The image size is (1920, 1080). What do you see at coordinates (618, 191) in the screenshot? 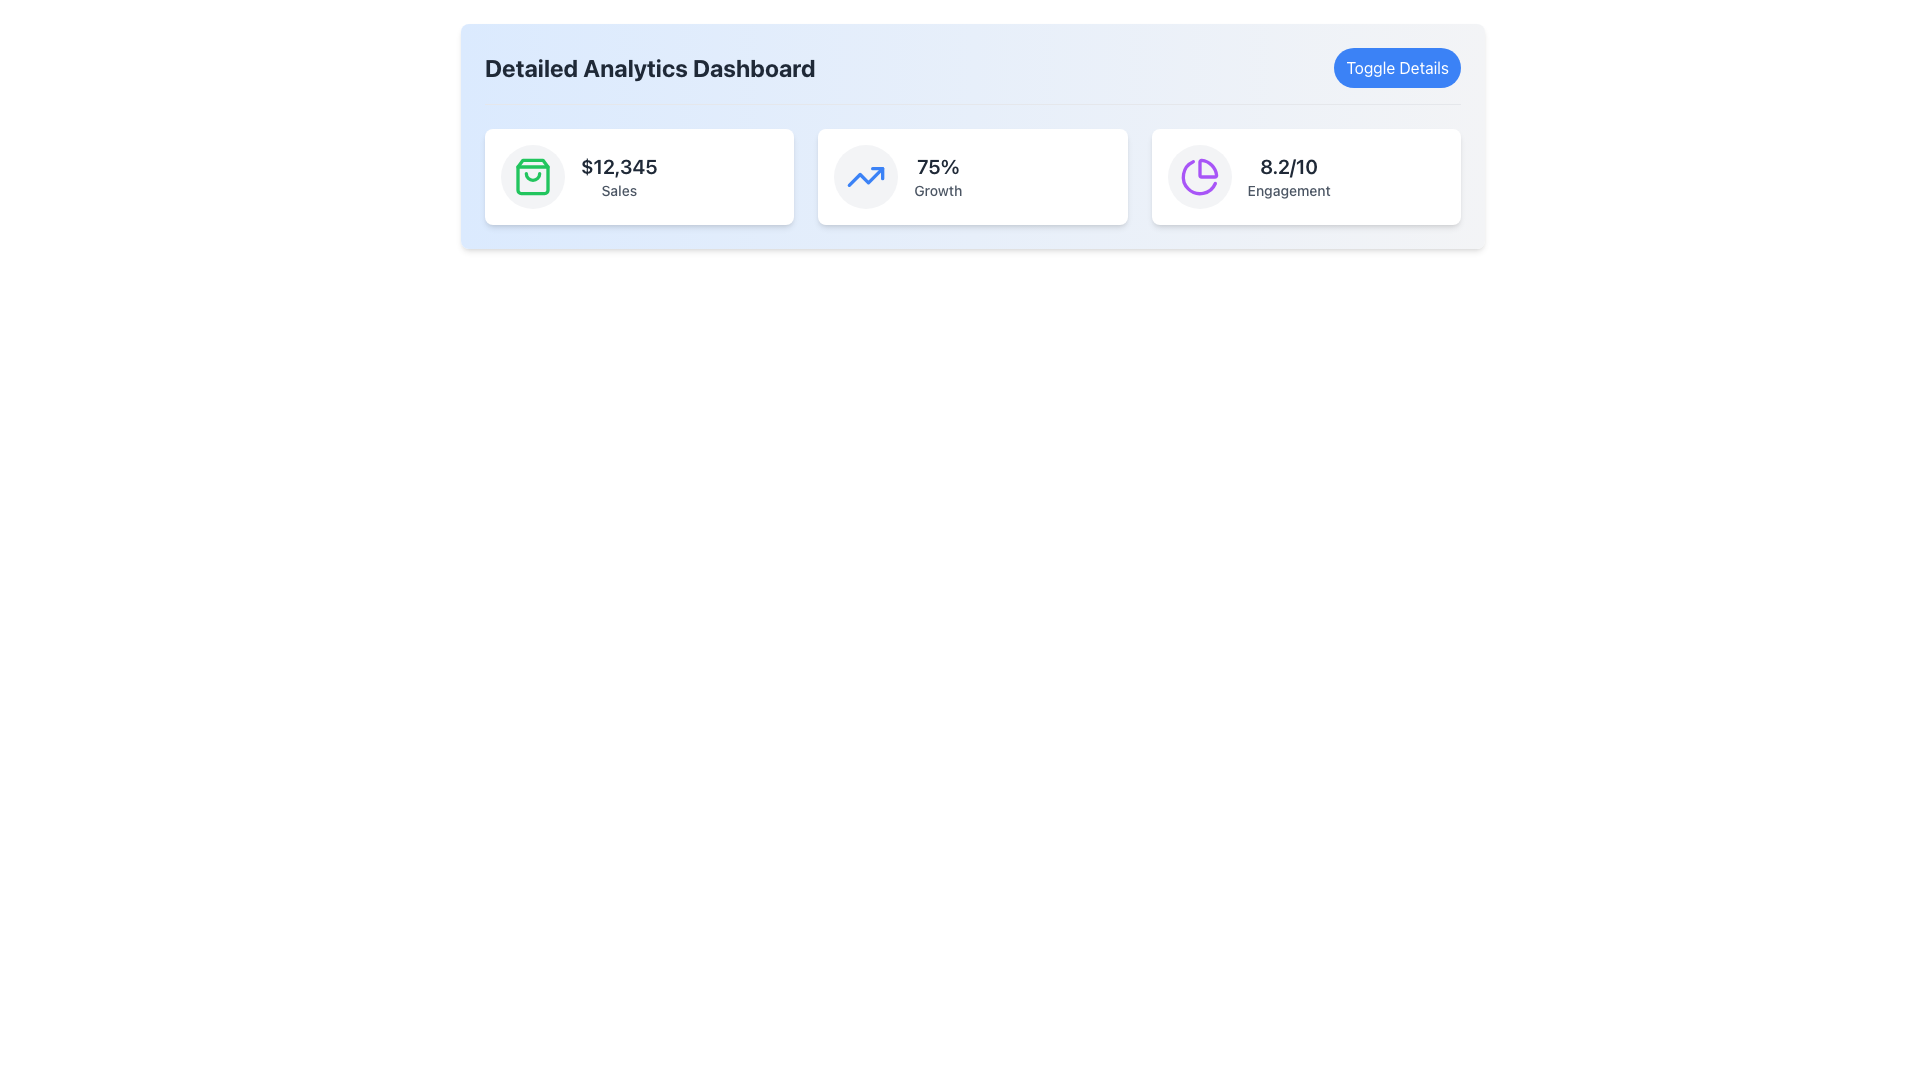
I see `the Static Text Label displaying 'Sales', which is located directly below the numerical text '$12,345' in the top-left card of the dashboard` at bounding box center [618, 191].